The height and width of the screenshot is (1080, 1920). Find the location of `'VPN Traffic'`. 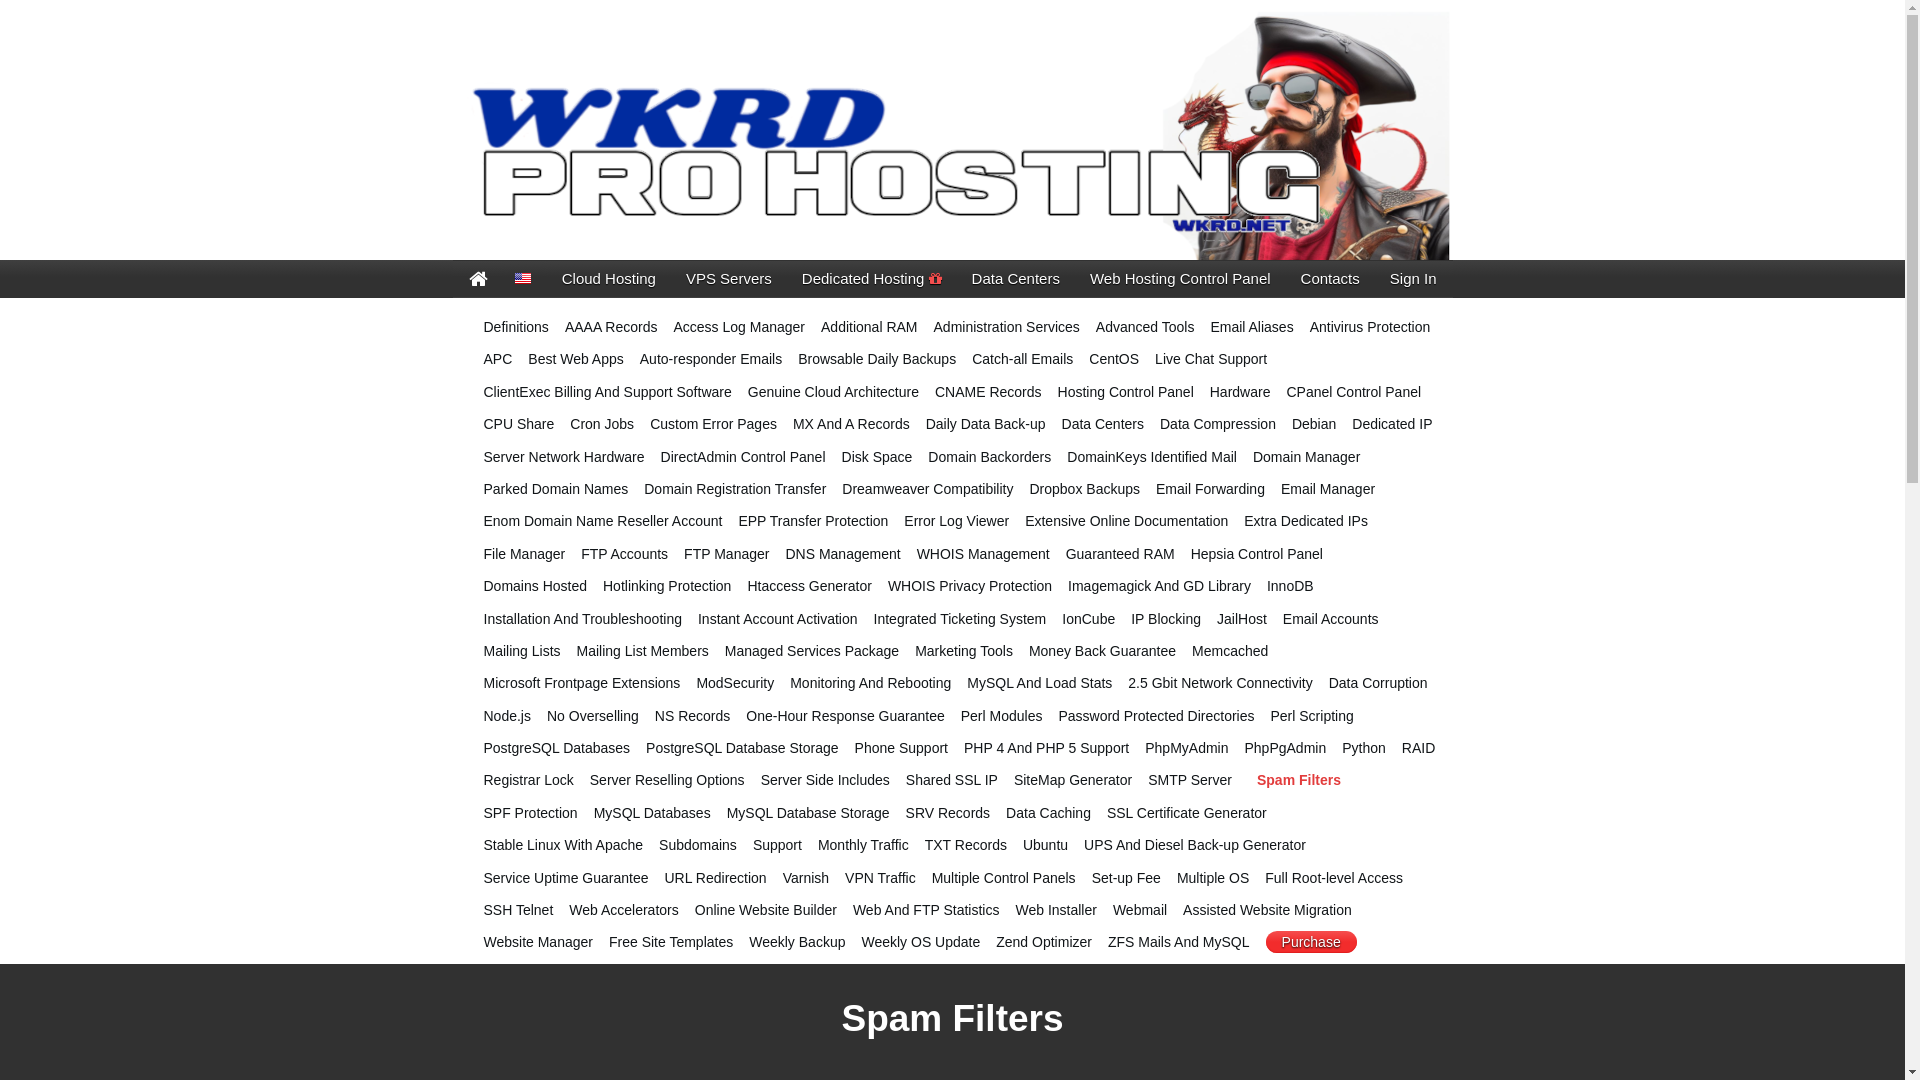

'VPN Traffic' is located at coordinates (880, 877).